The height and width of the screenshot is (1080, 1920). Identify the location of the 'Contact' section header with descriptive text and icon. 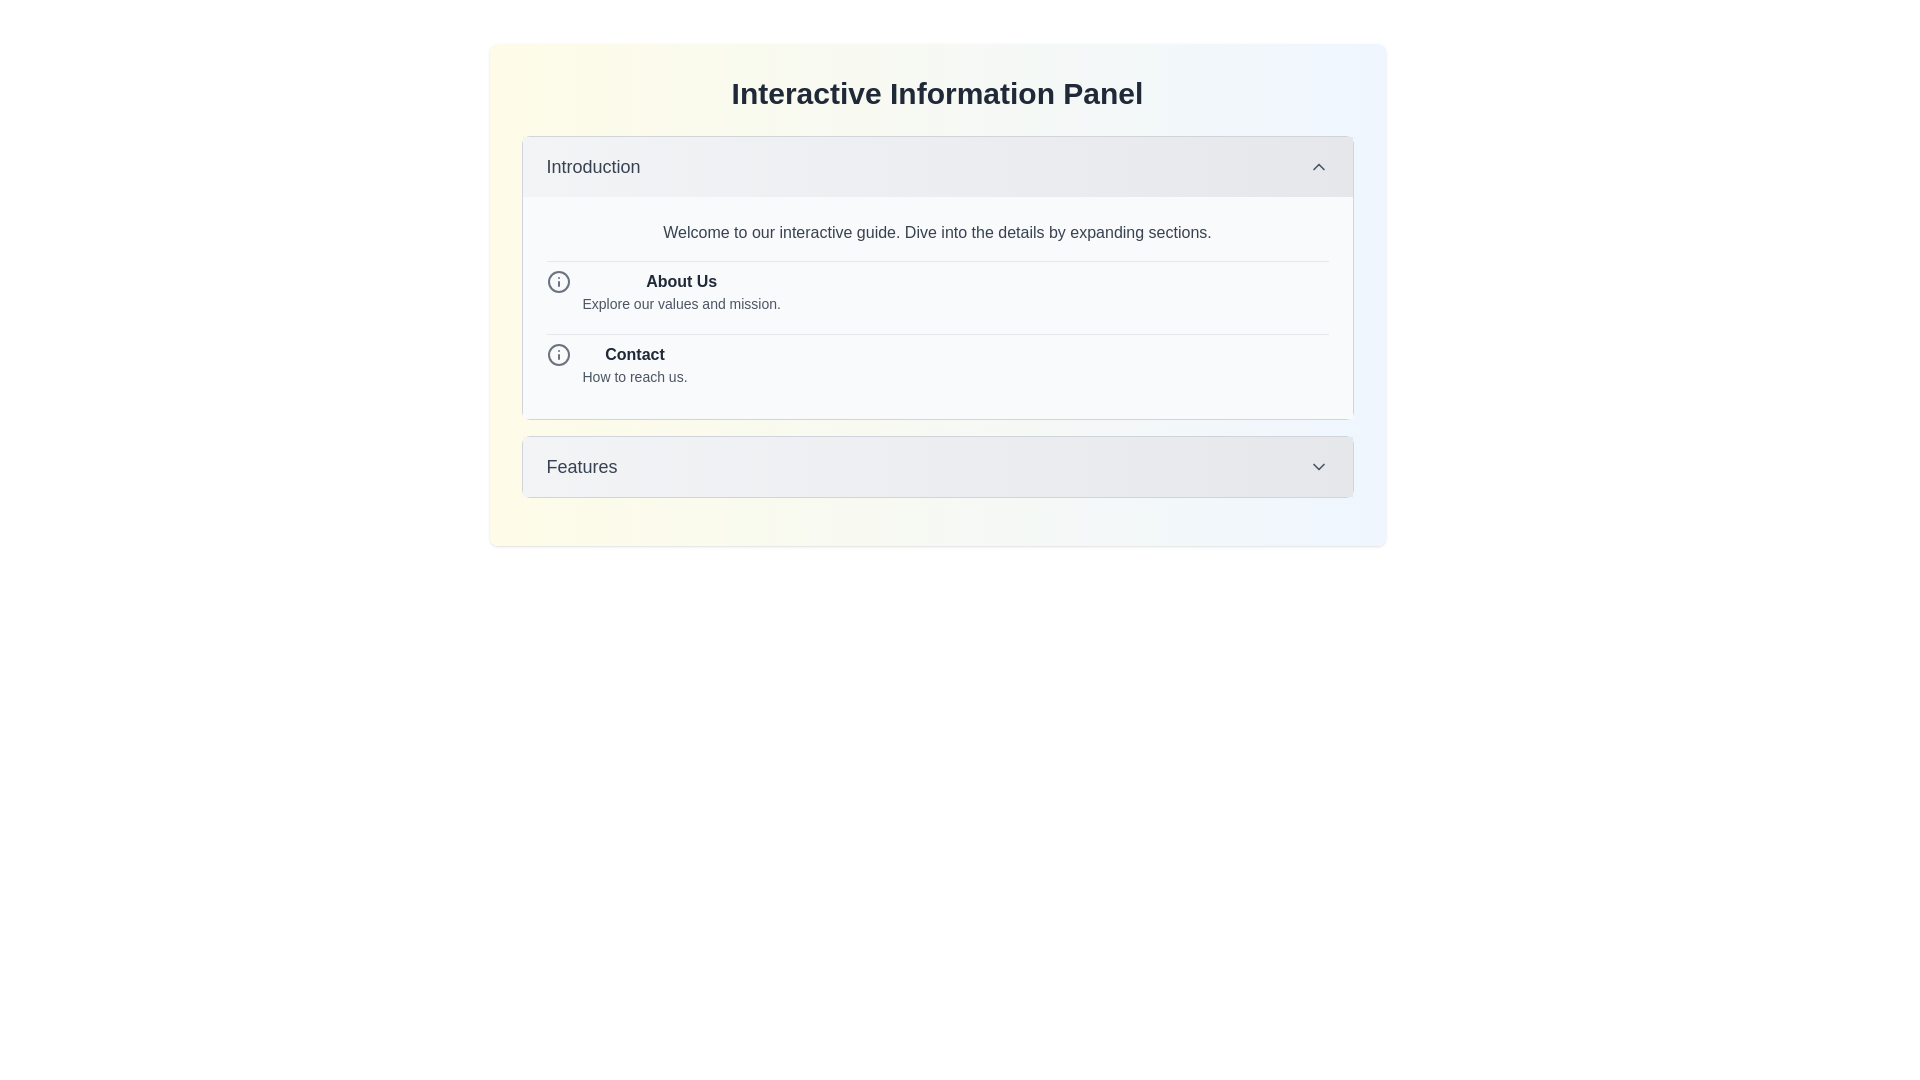
(936, 364).